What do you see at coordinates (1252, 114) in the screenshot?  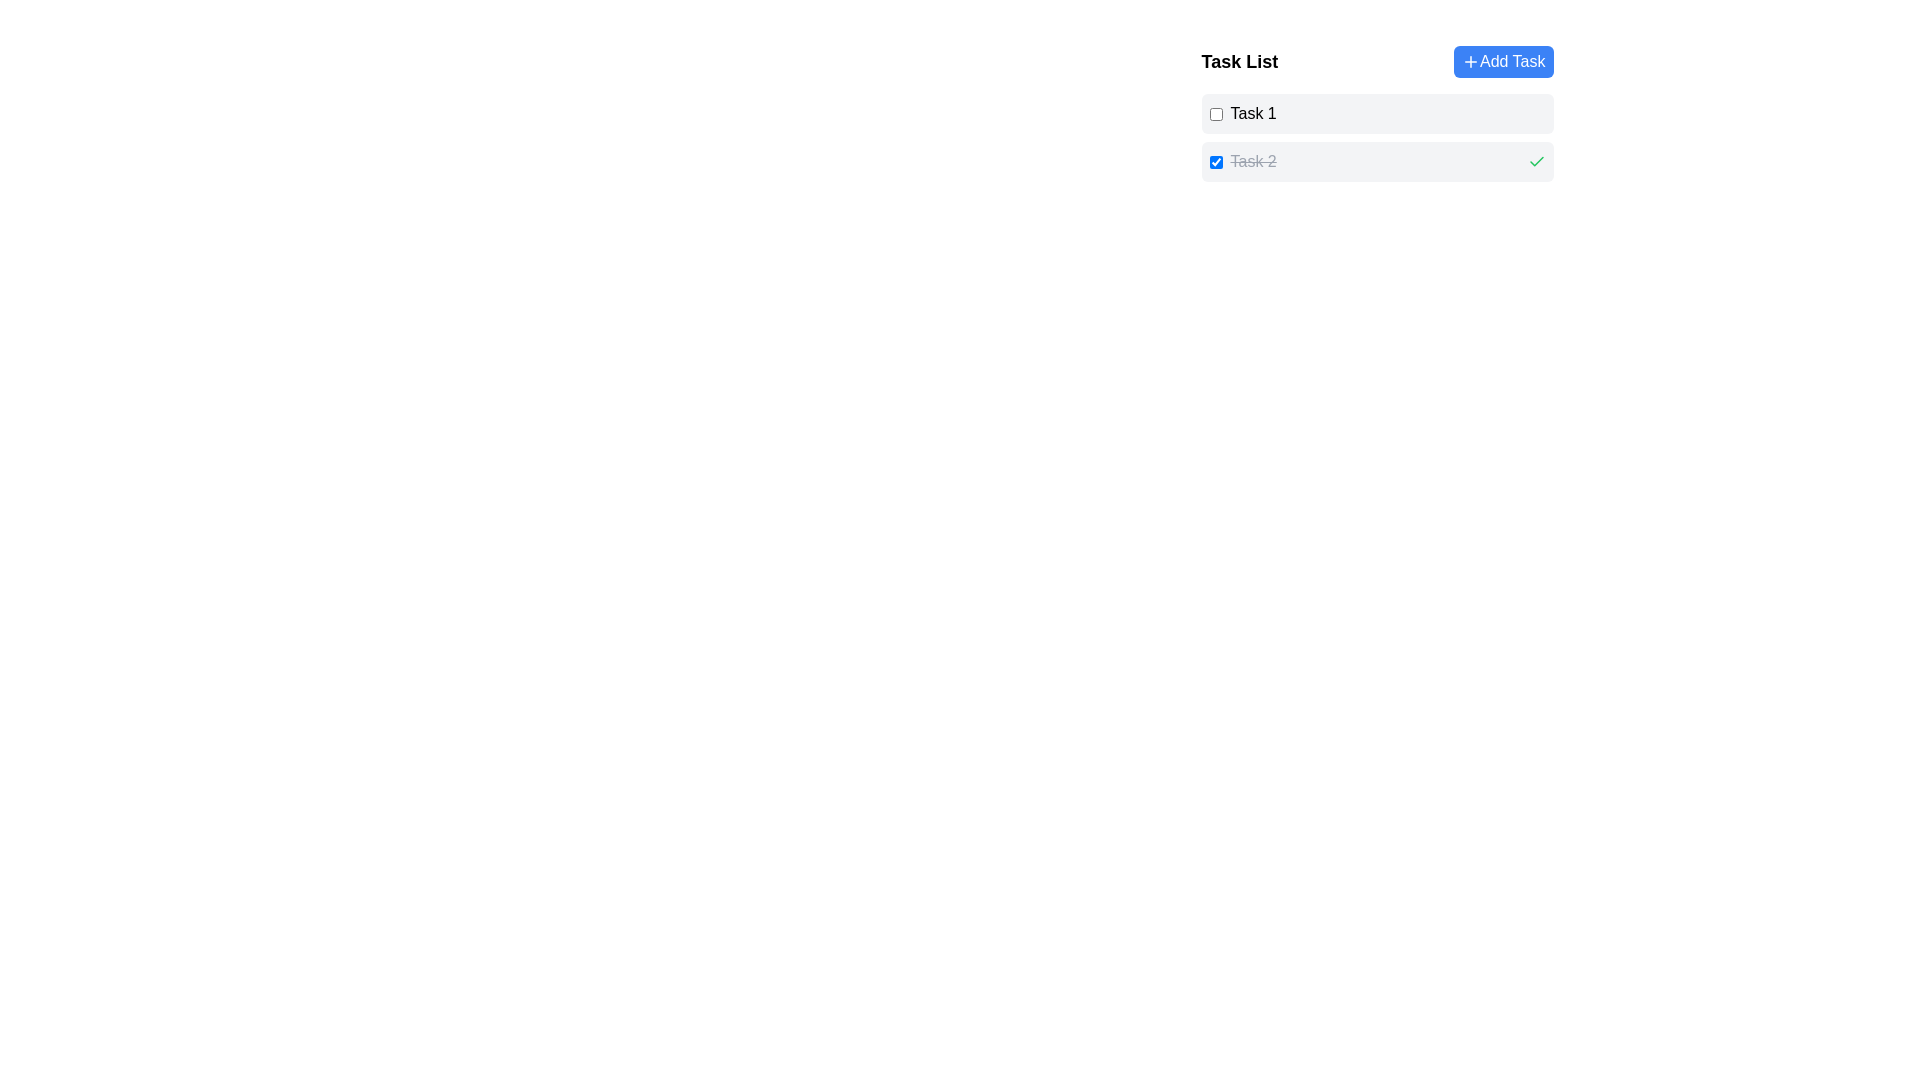 I see `title text of the first task in the list, which is located to the right of an unchecked checkbox under the 'Task List' header` at bounding box center [1252, 114].